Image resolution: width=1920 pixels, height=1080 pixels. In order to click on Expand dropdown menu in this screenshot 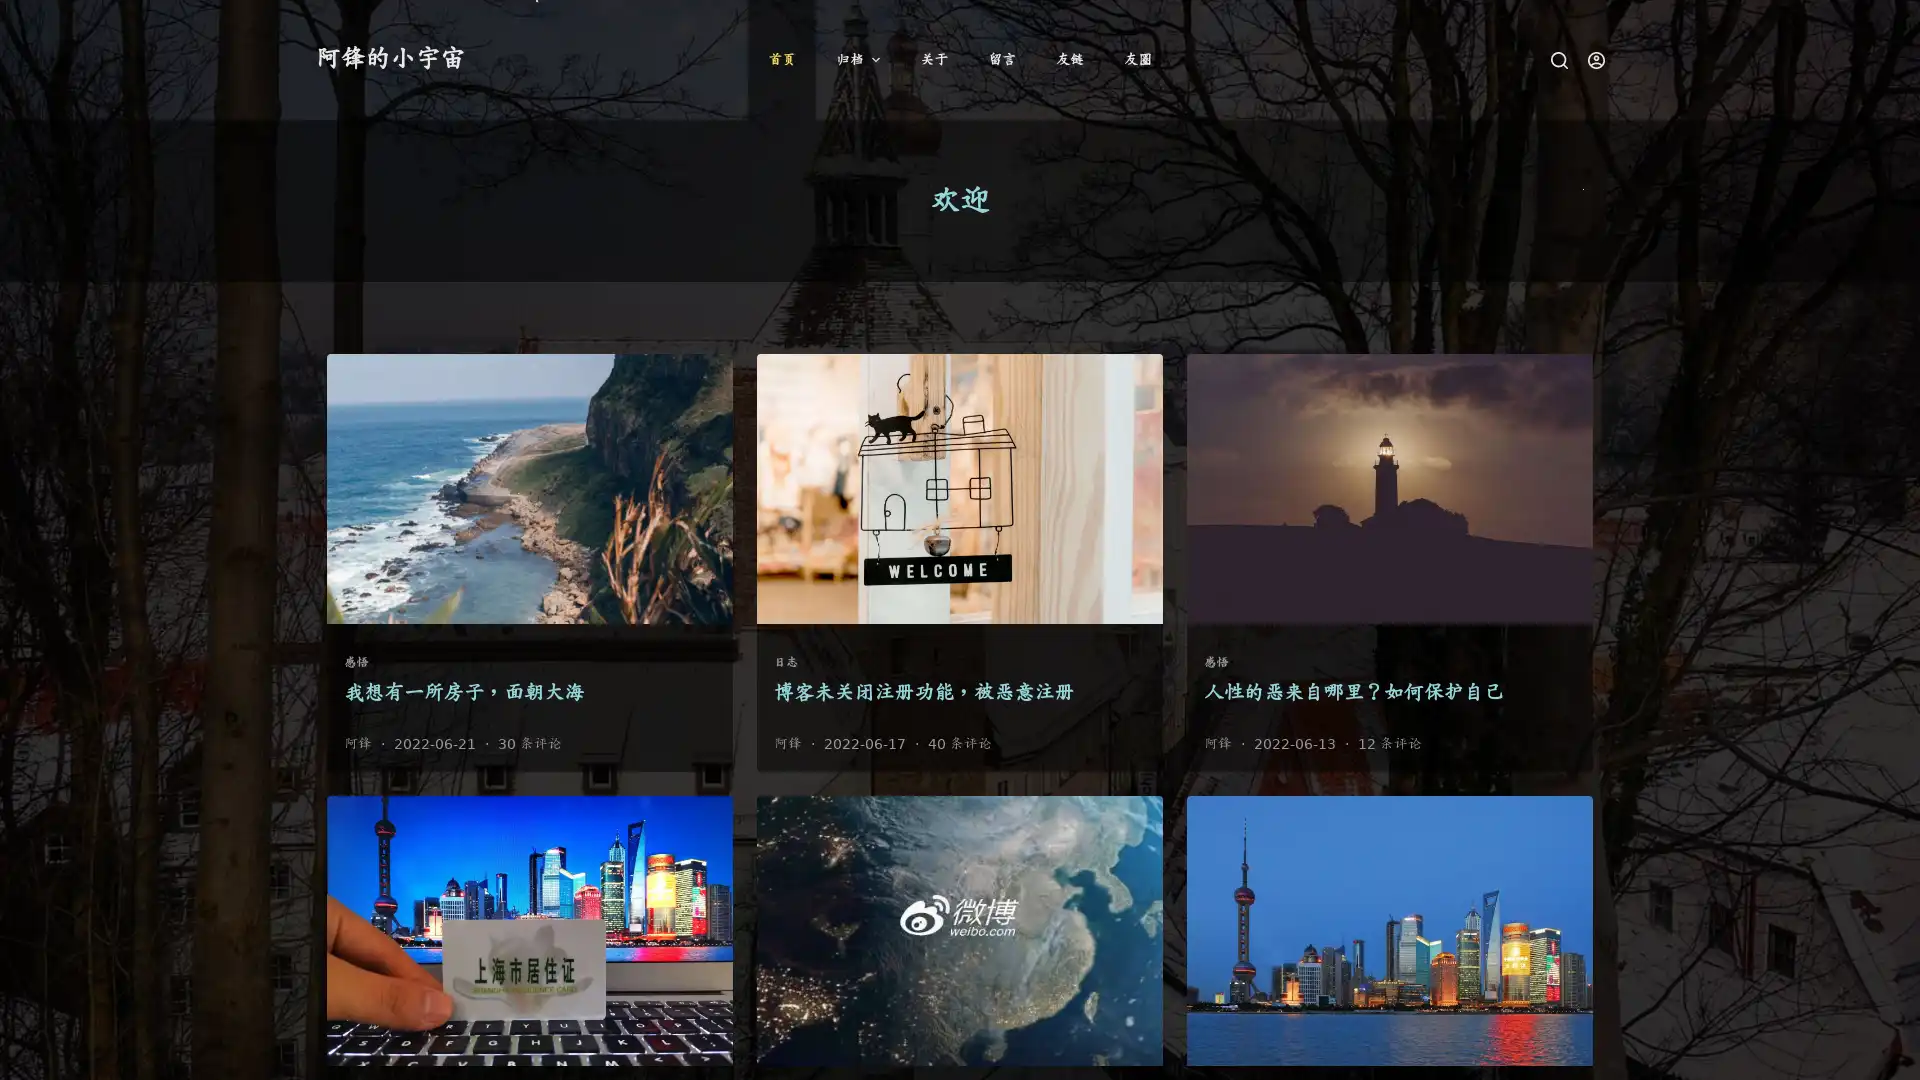, I will do `click(874, 59)`.